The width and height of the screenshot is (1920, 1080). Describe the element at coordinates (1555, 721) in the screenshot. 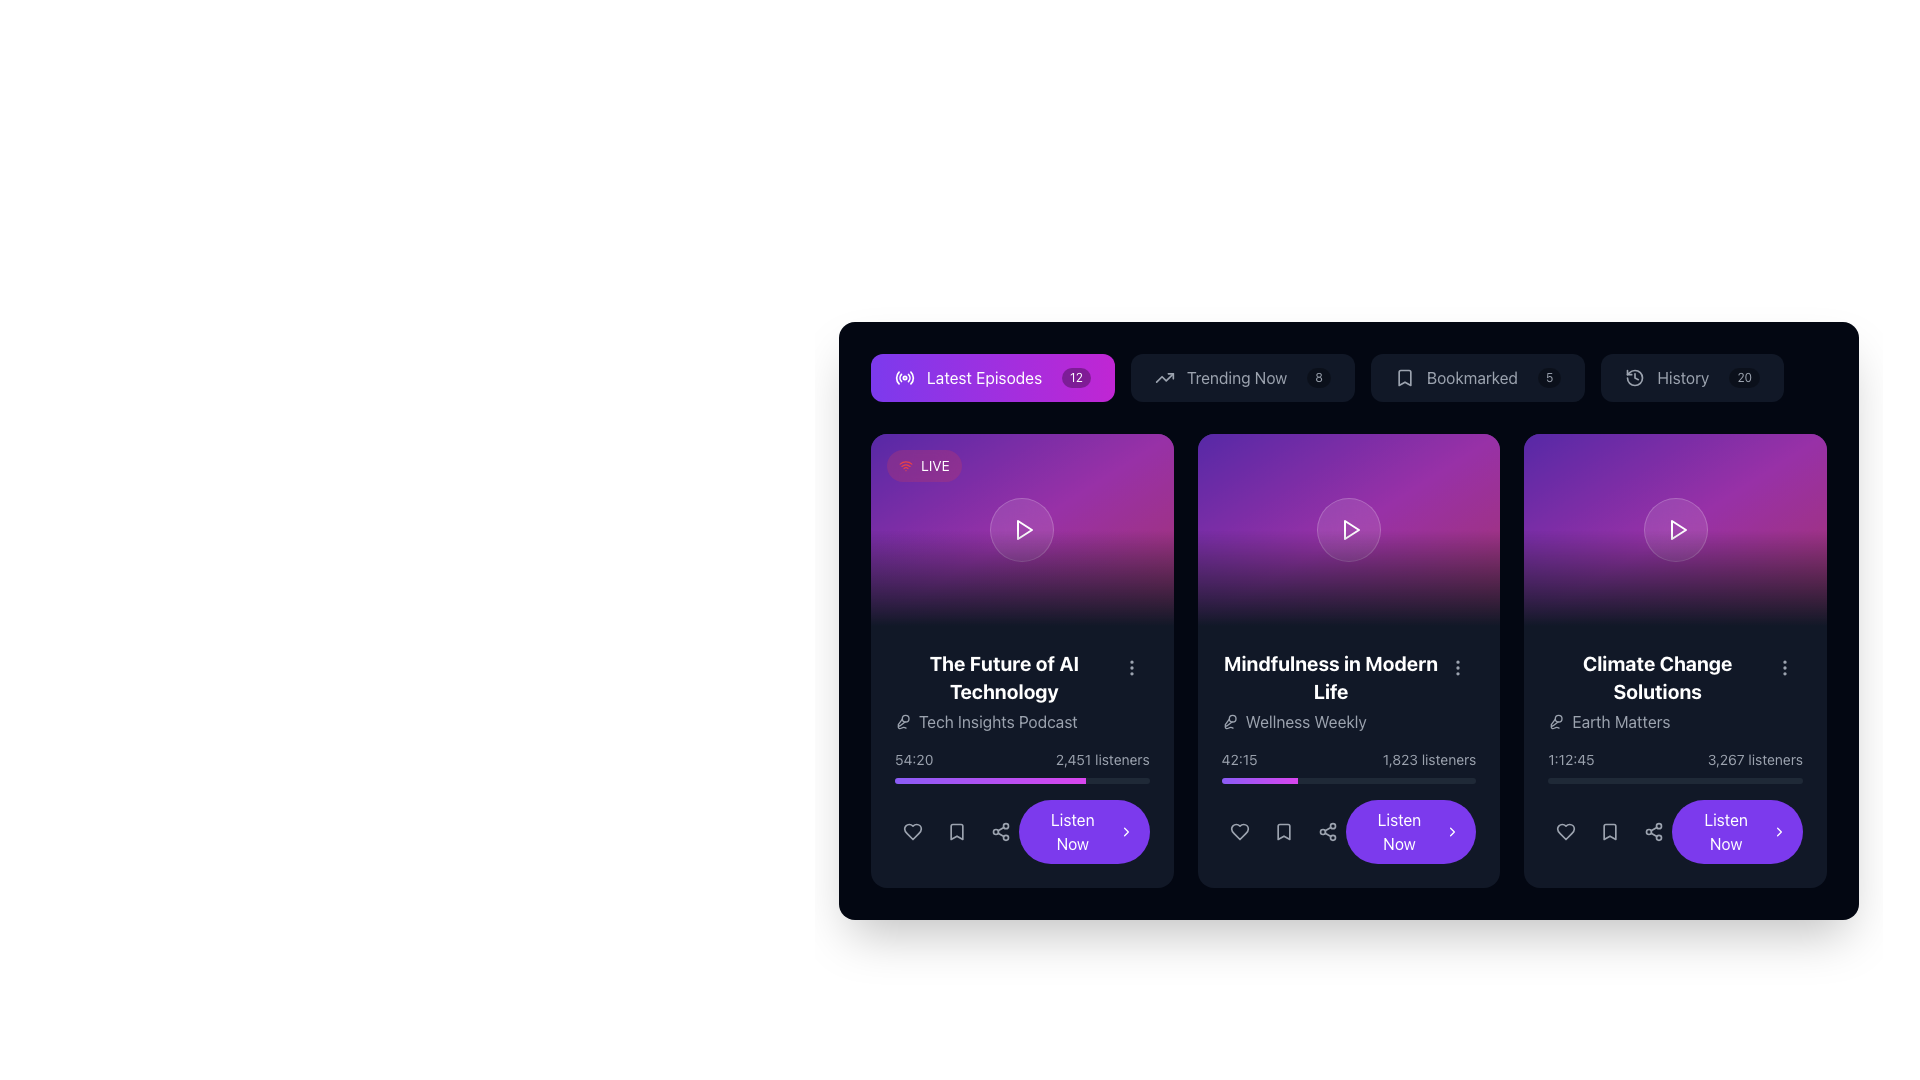

I see `the SVG Icon located to the left of the 'Earth Matters' text in the bottom section of the 'Climate Change Solutions' card` at that location.